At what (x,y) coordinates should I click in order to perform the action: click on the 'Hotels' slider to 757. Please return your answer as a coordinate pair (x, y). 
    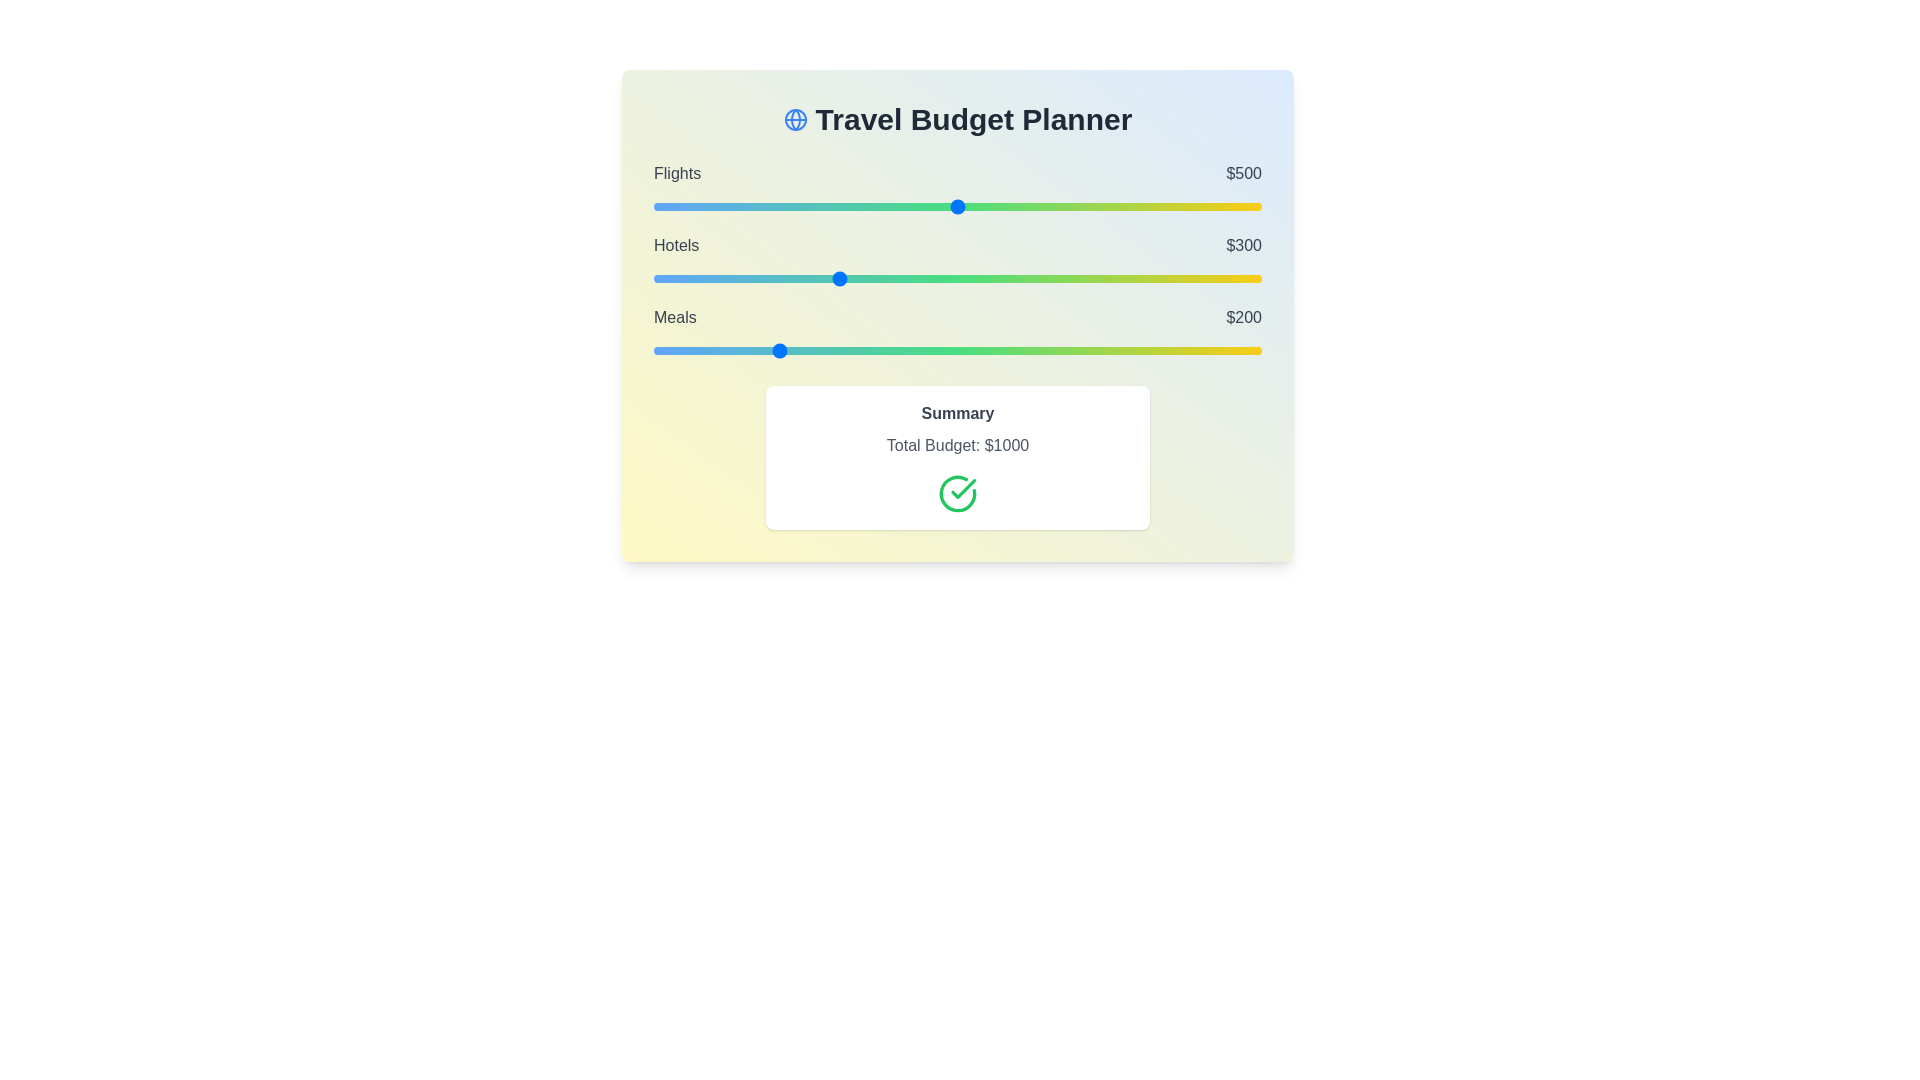
    Looking at the image, I should click on (1113, 278).